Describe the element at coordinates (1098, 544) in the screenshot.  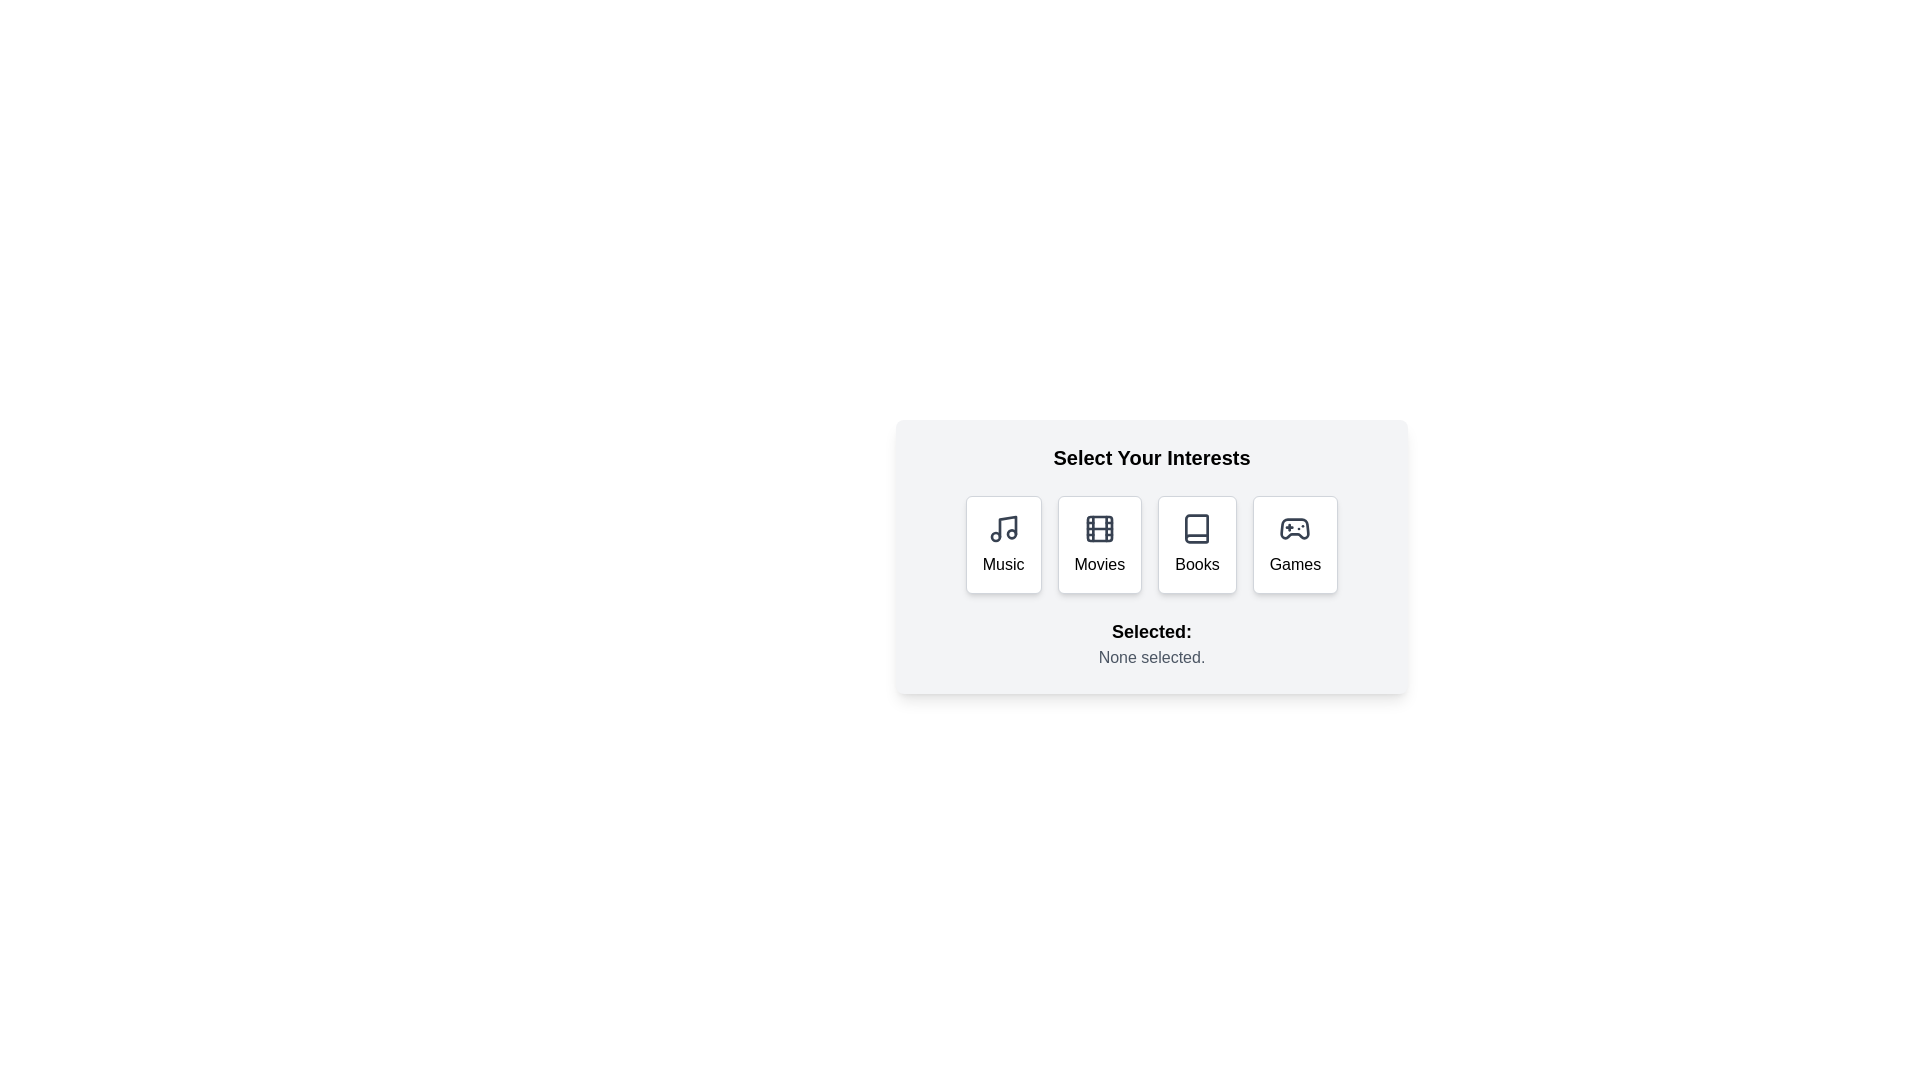
I see `the button labeled 'Movies' to observe its visual feedback` at that location.